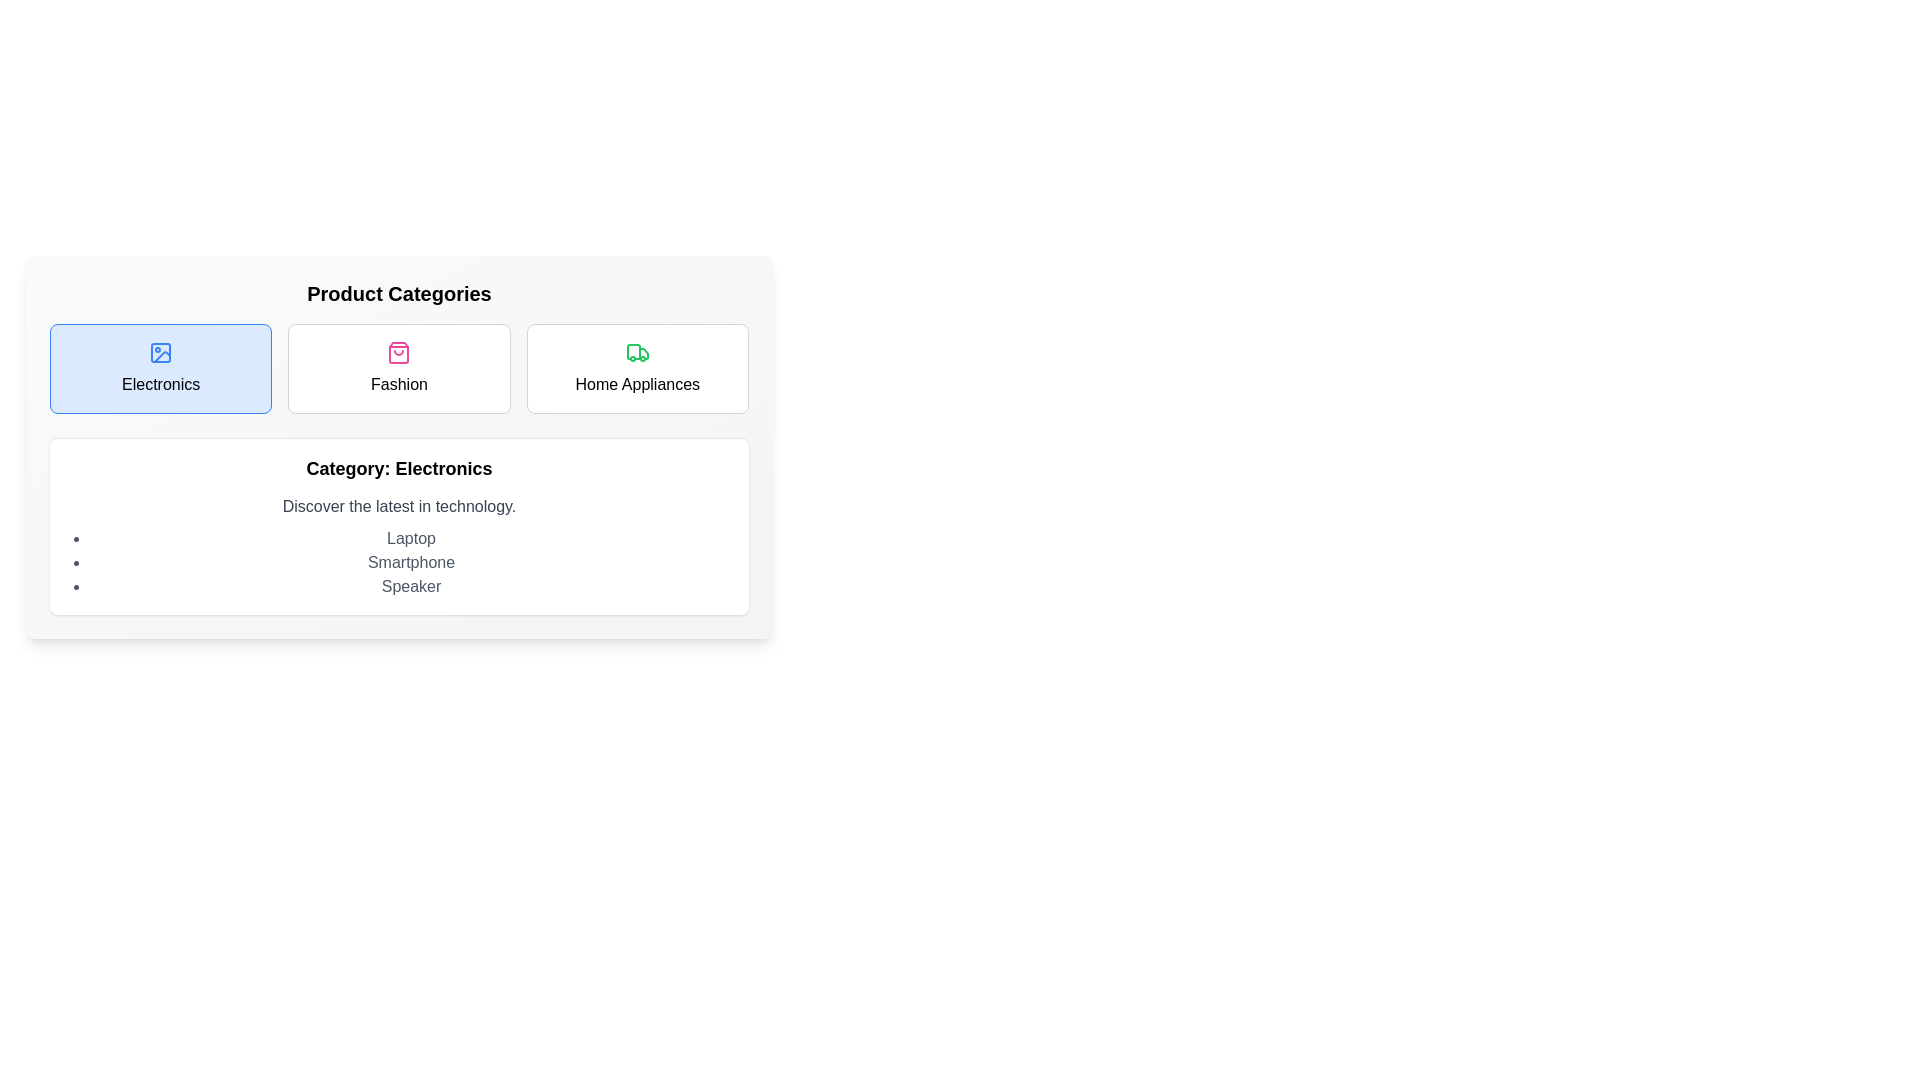 The width and height of the screenshot is (1920, 1080). I want to click on the rightmost category selector card for 'Home Appliances' in the 'Product Categories' section, so click(636, 369).